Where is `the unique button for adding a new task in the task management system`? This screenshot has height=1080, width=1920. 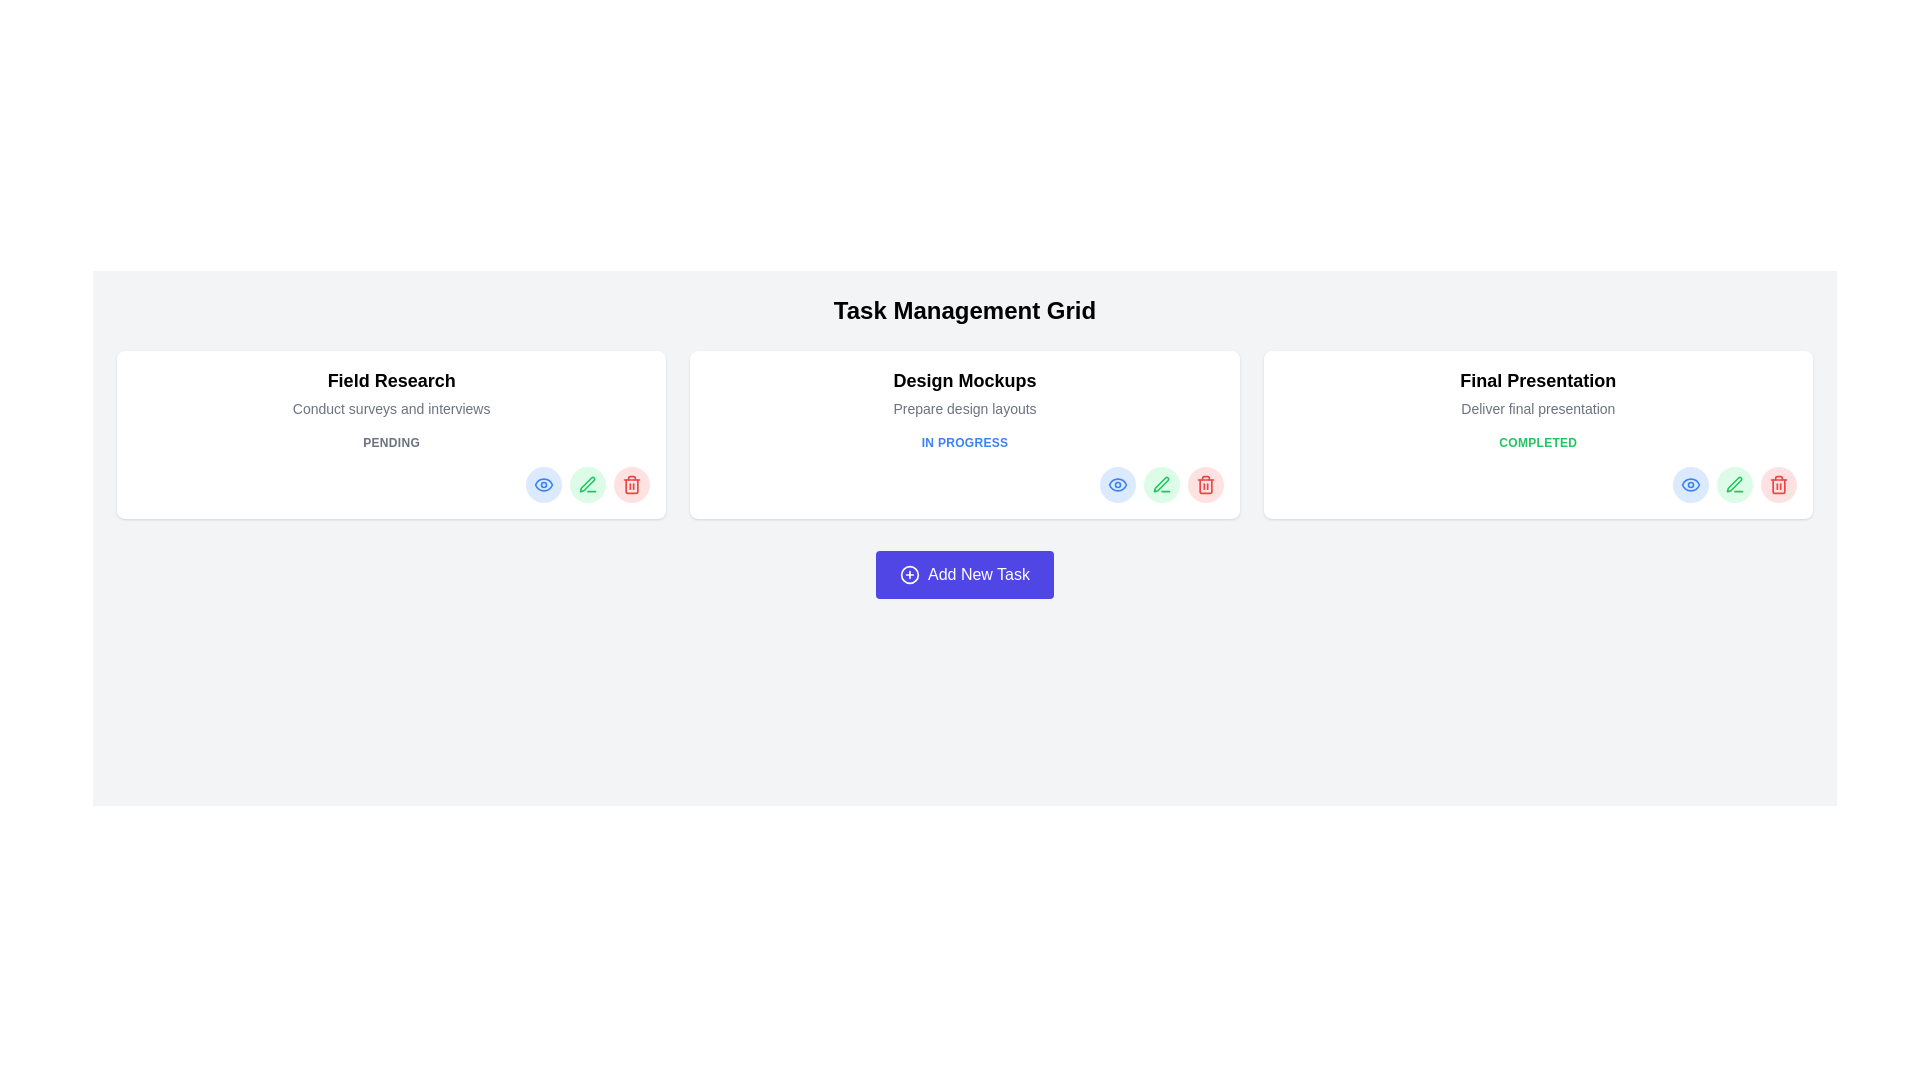 the unique button for adding a new task in the task management system is located at coordinates (964, 574).